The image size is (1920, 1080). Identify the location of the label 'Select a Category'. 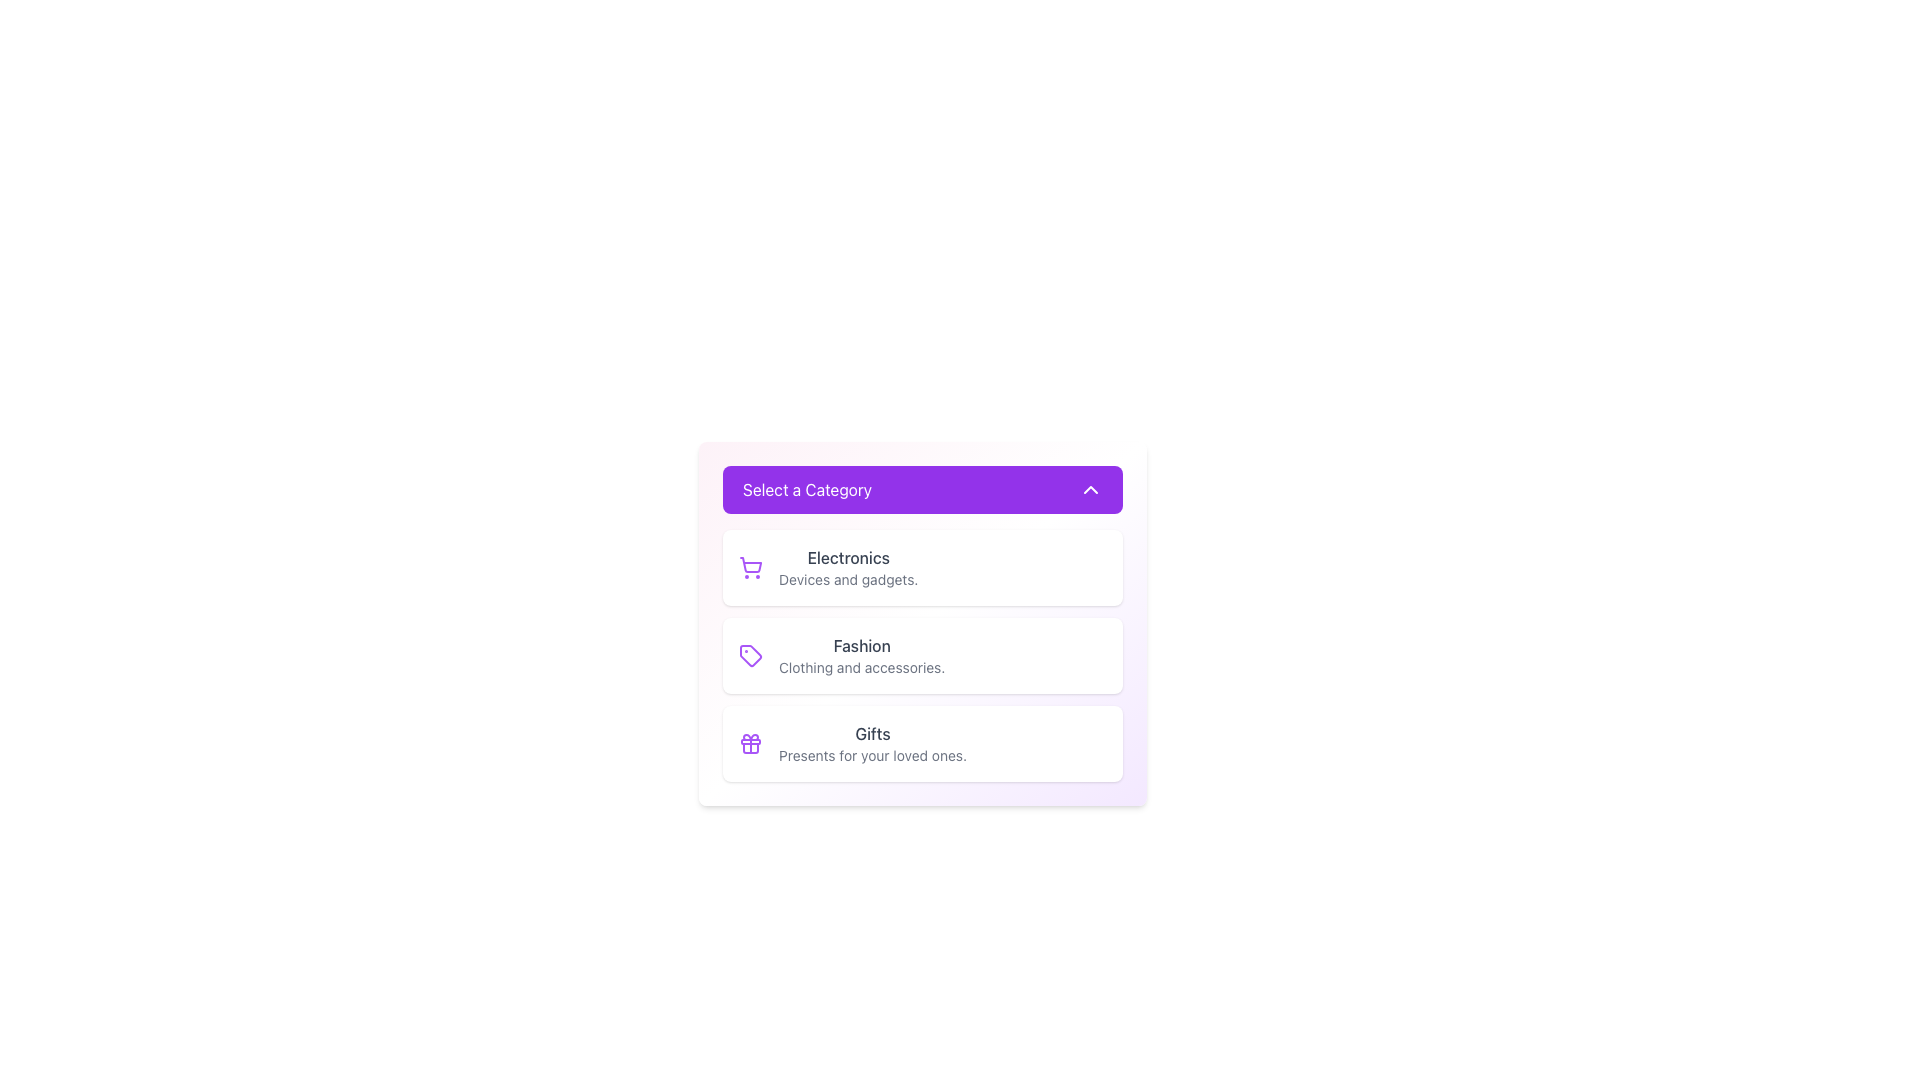
(807, 489).